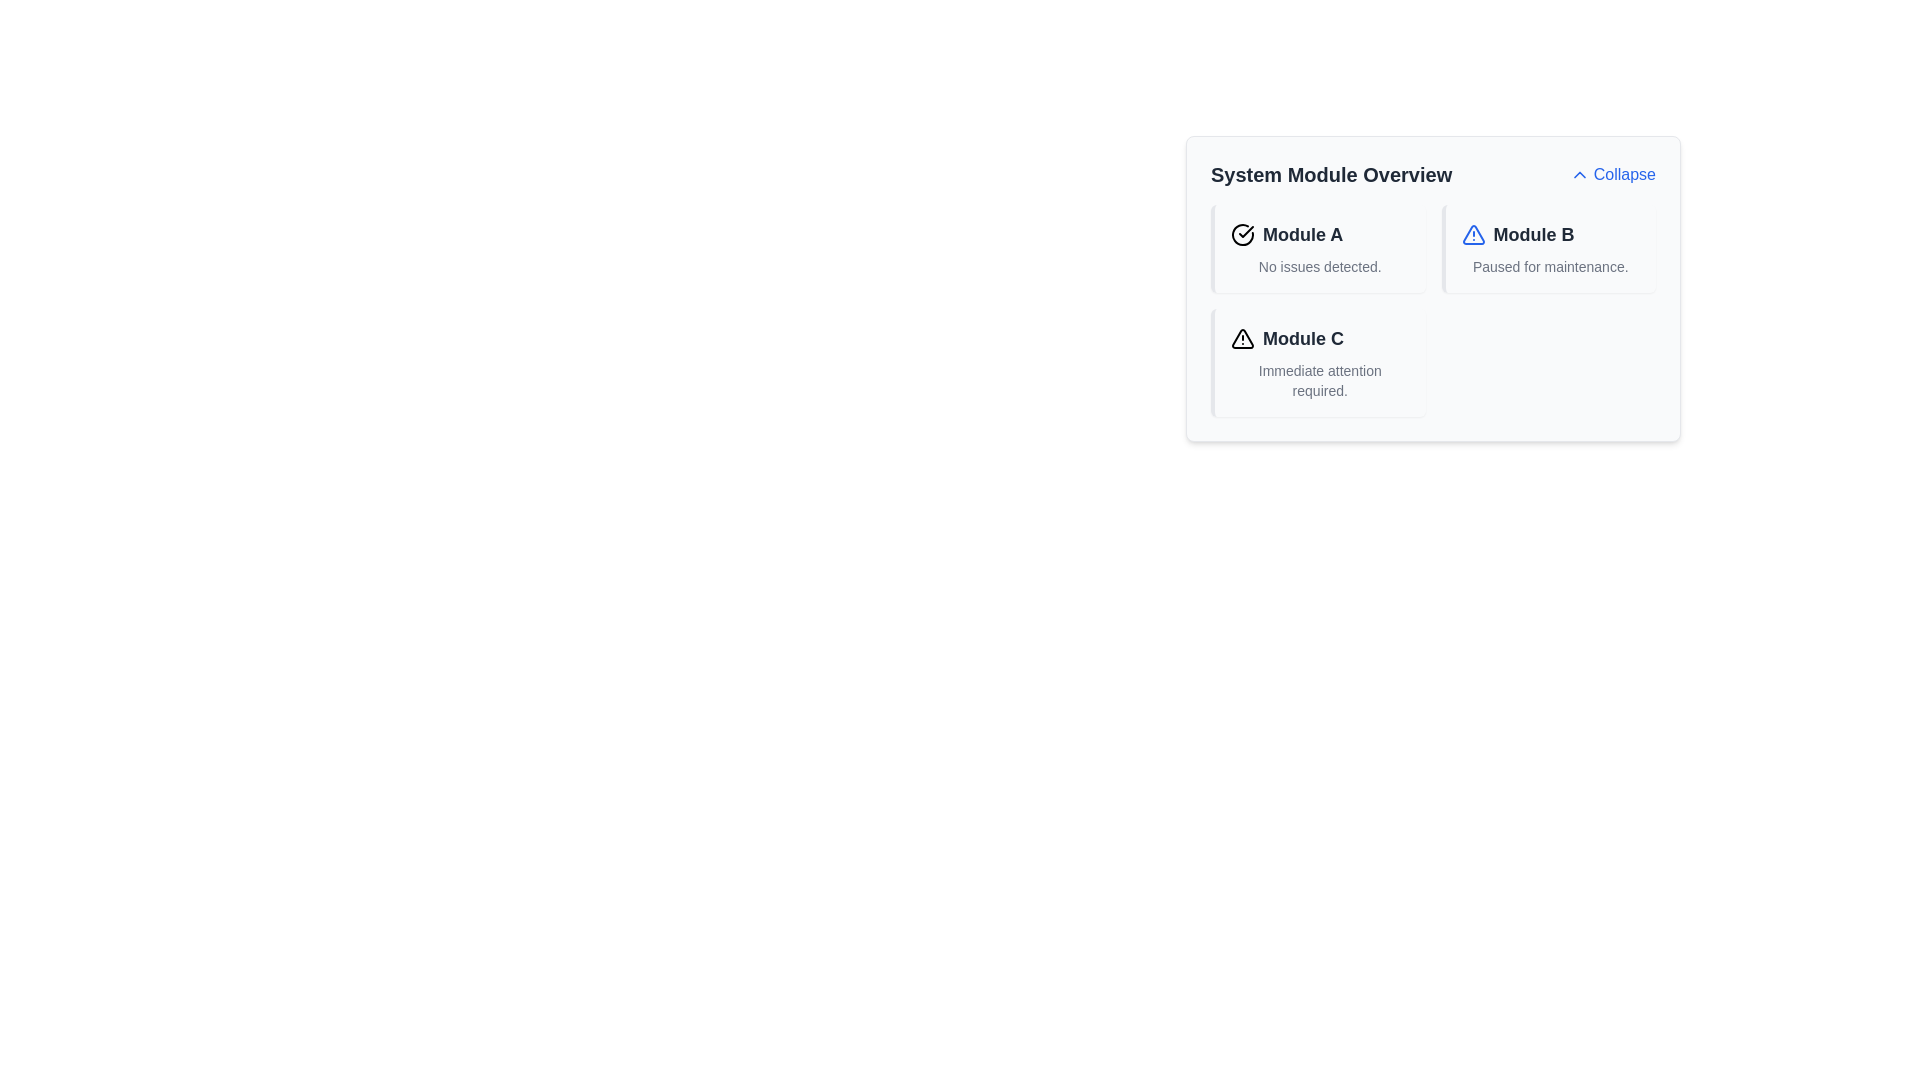  Describe the element at coordinates (1303, 338) in the screenshot. I see `the 'Module C' textual label` at that location.